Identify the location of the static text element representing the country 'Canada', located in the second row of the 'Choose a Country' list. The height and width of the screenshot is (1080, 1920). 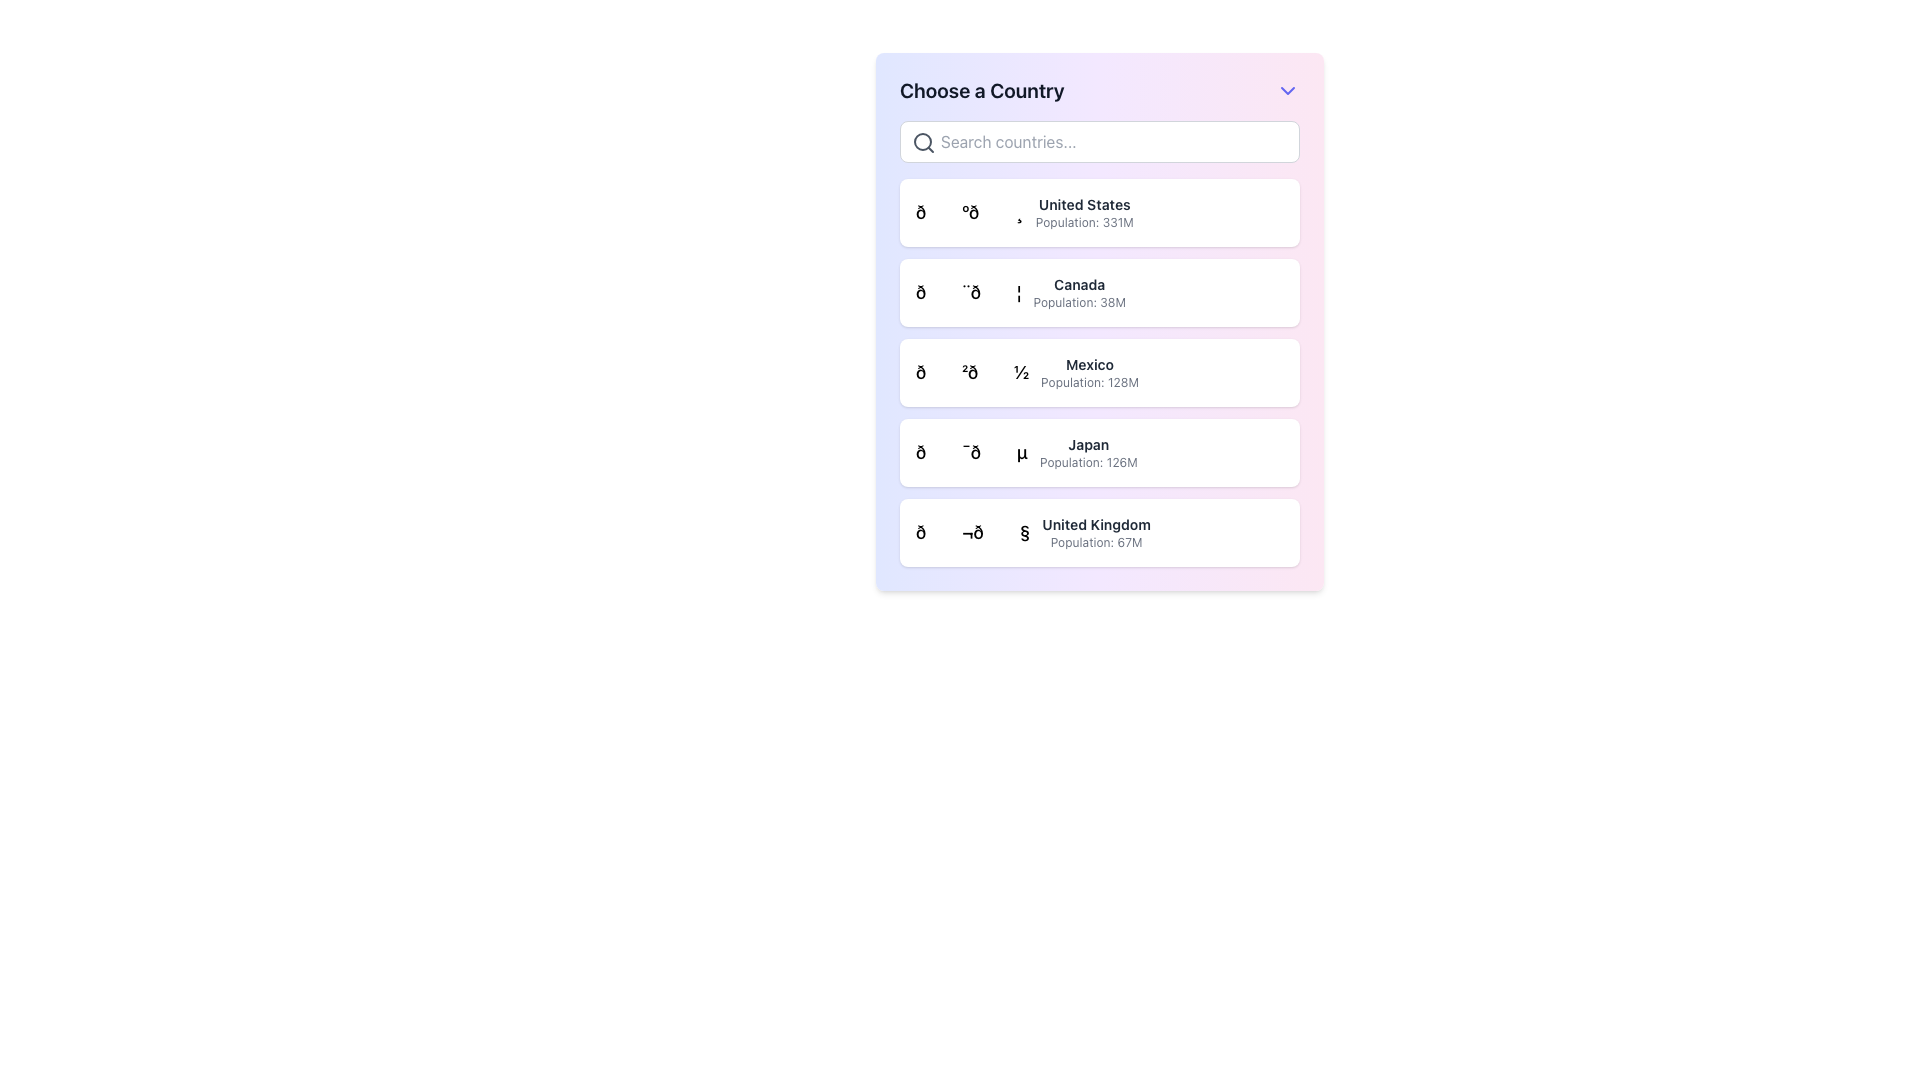
(1078, 293).